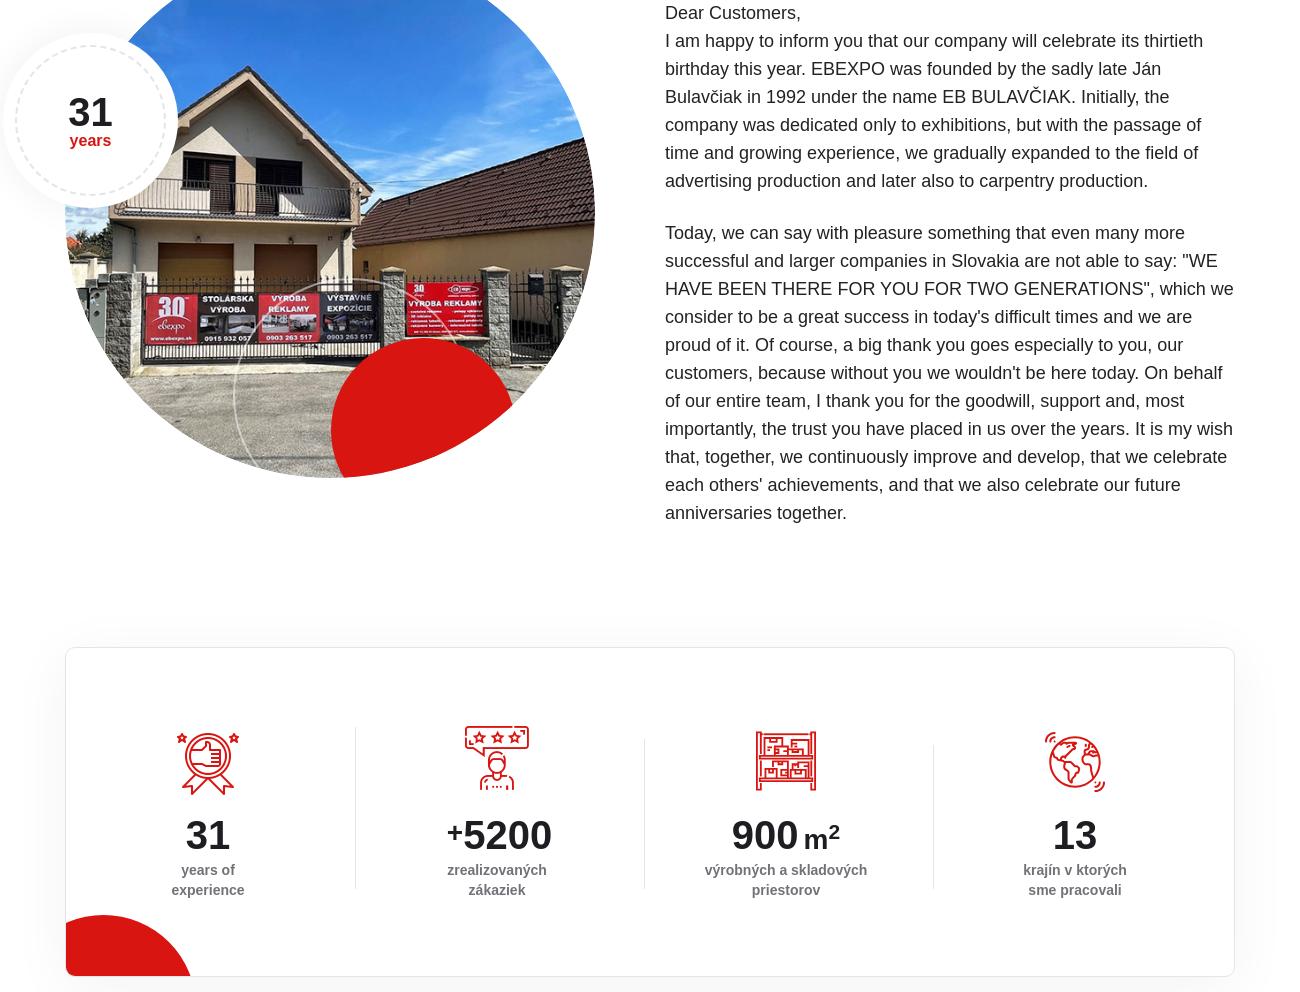  Describe the element at coordinates (1092, 954) in the screenshot. I see `'Cookies'` at that location.